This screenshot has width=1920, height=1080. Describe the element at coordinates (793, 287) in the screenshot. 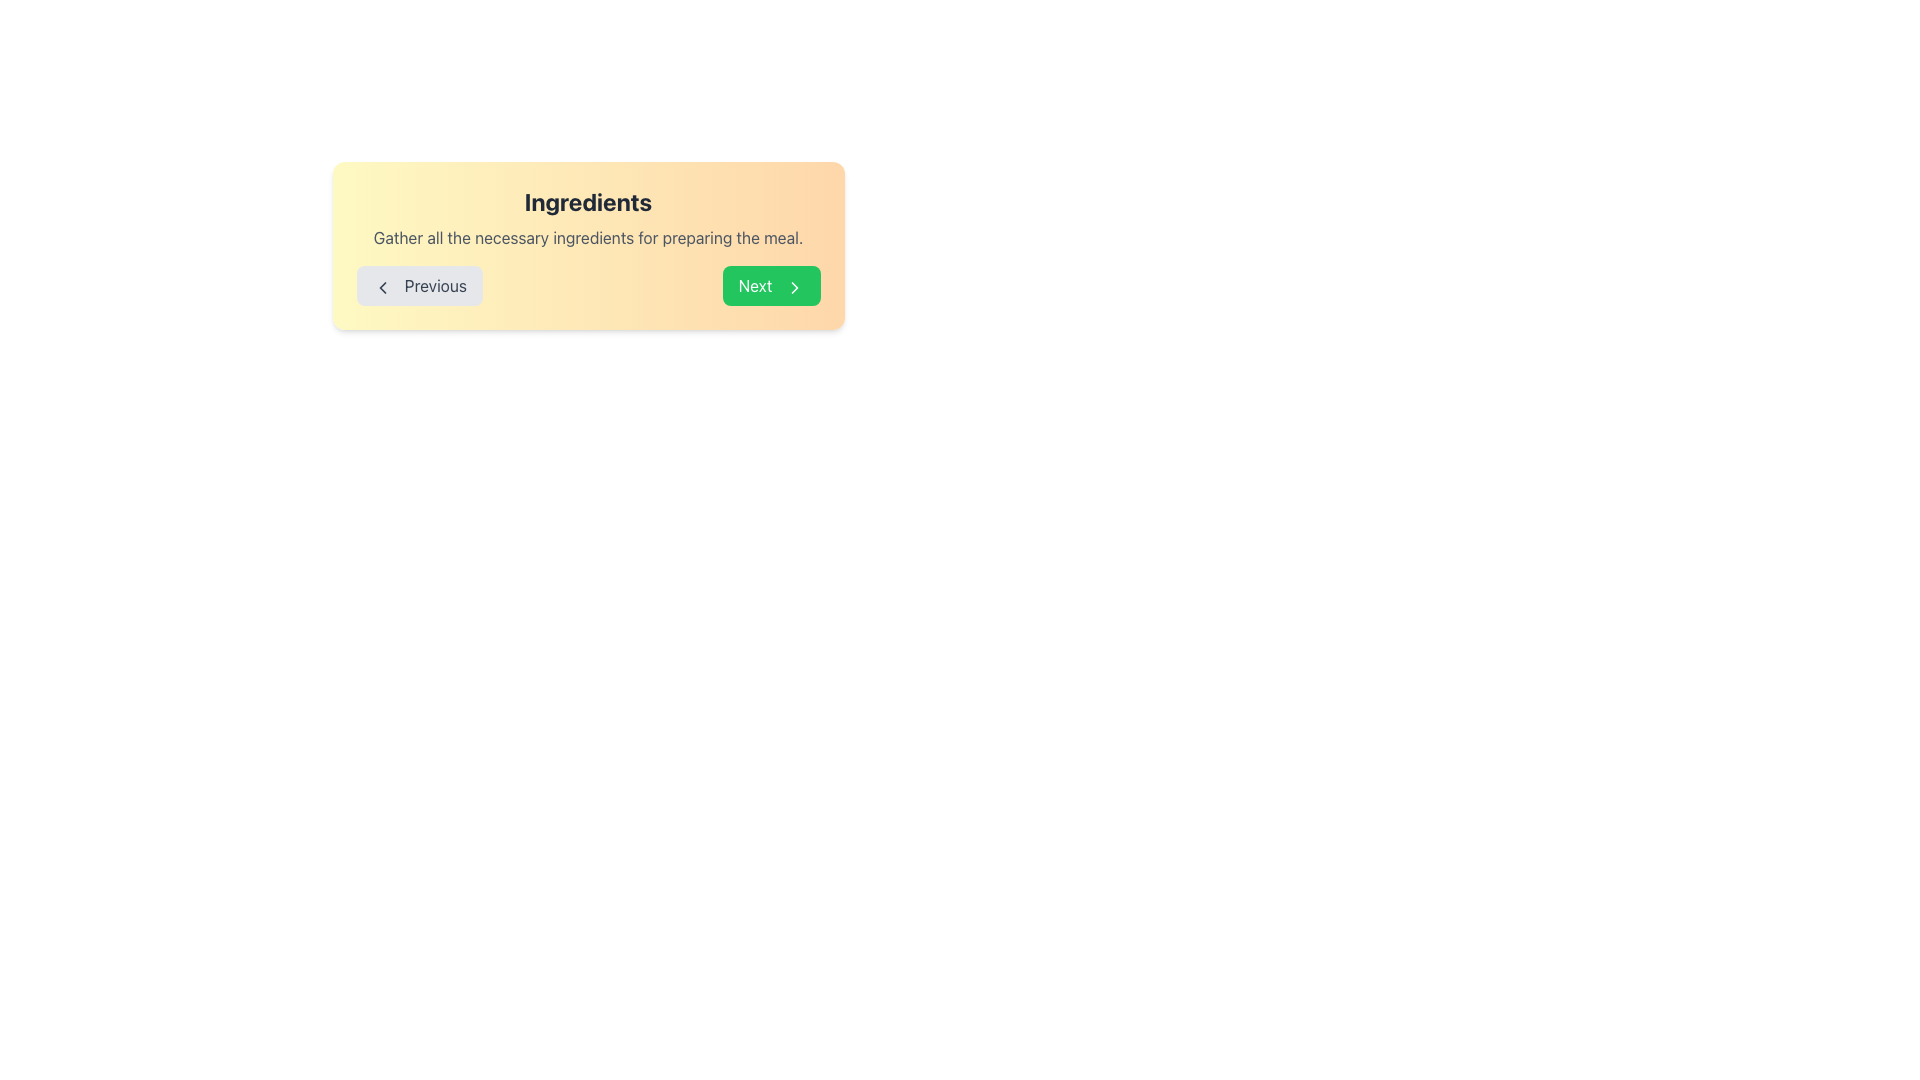

I see `the arrow icon representing the action of moving forward, which is centered within the 'Next' button located at the bottom right of the 'Ingredients' section` at that location.